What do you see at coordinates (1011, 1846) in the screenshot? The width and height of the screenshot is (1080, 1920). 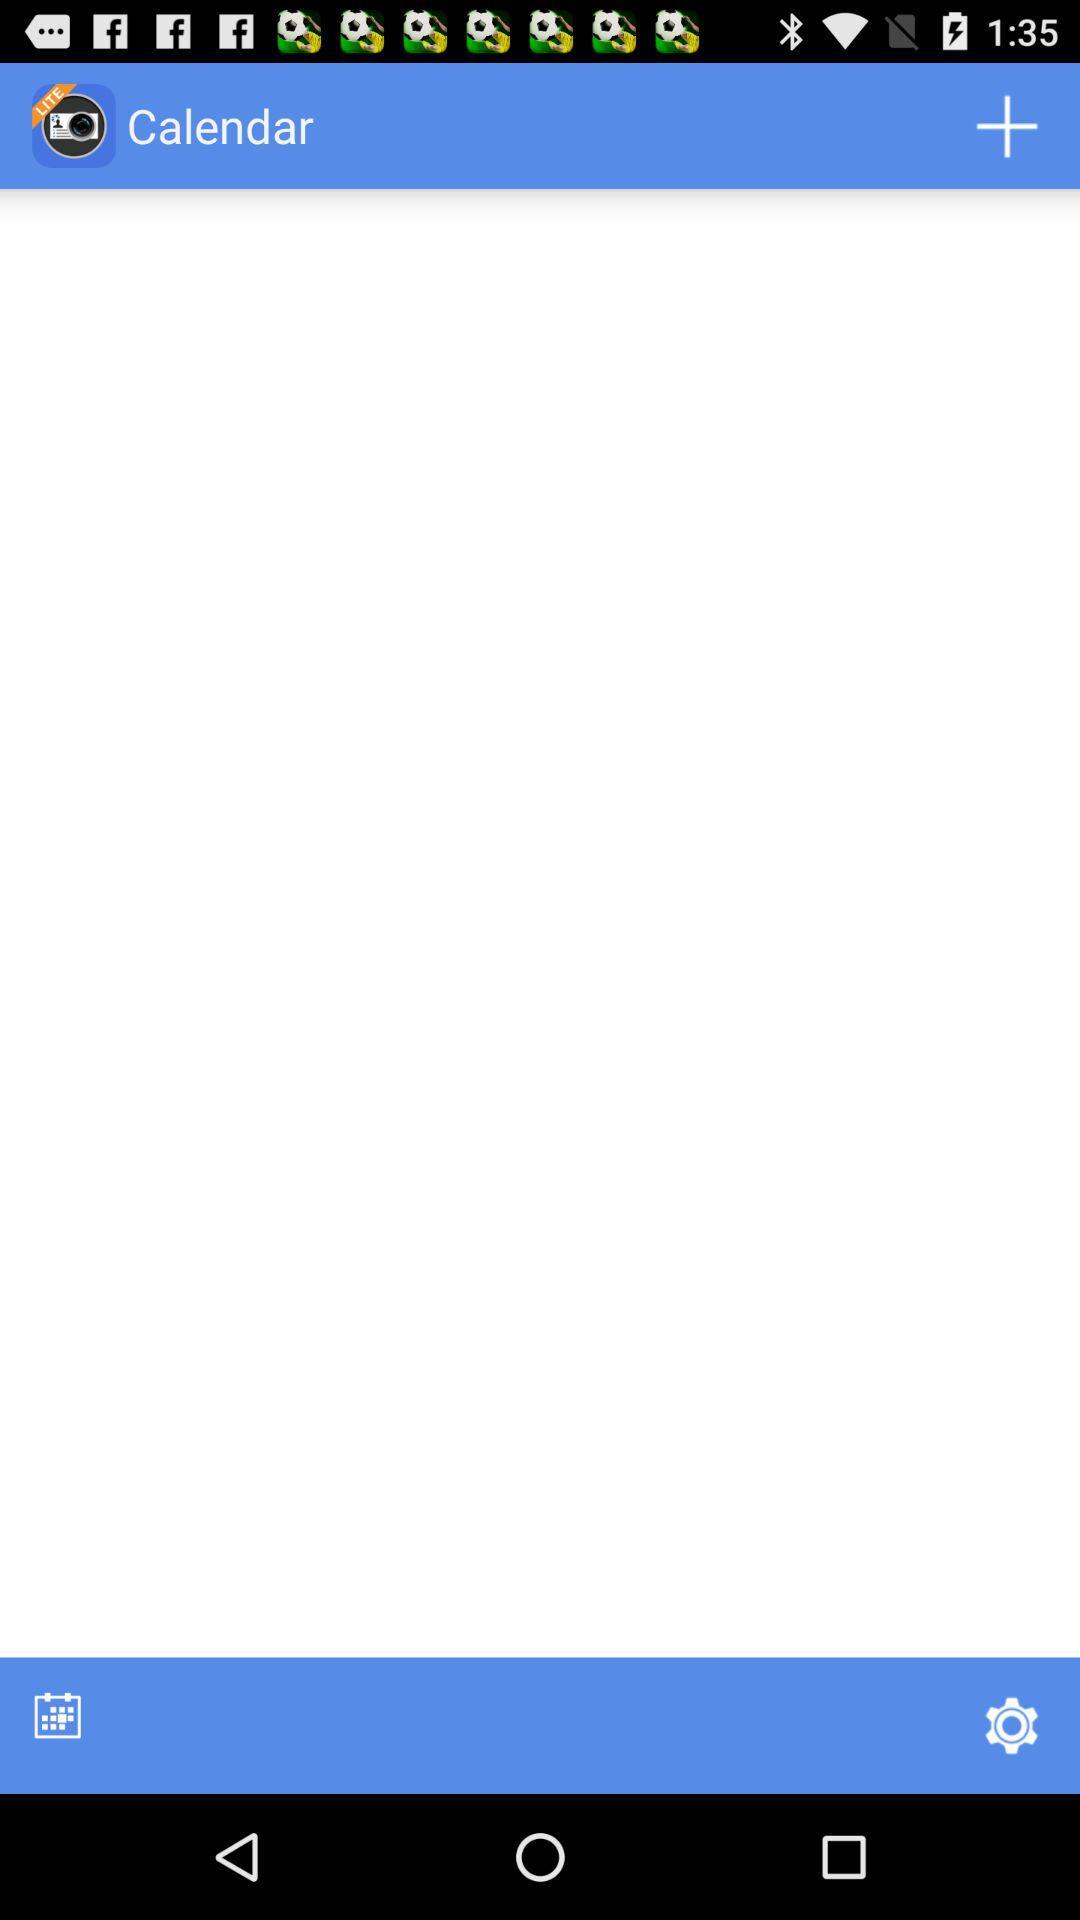 I see `the settings icon` at bounding box center [1011, 1846].